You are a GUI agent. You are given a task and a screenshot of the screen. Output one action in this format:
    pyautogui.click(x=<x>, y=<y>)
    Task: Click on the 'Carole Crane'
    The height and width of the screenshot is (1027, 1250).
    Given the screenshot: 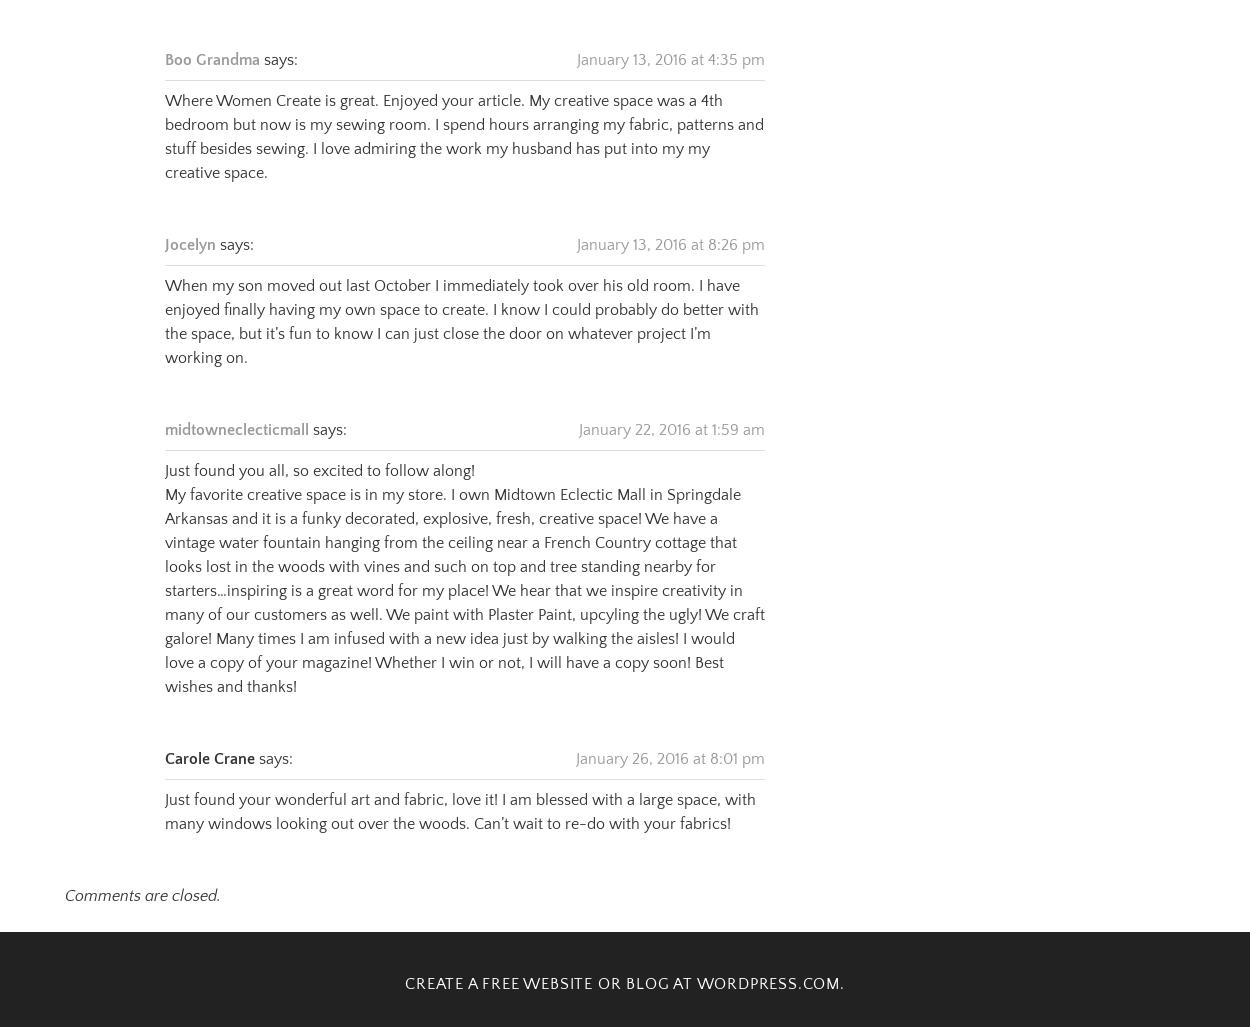 What is the action you would take?
    pyautogui.click(x=165, y=733)
    